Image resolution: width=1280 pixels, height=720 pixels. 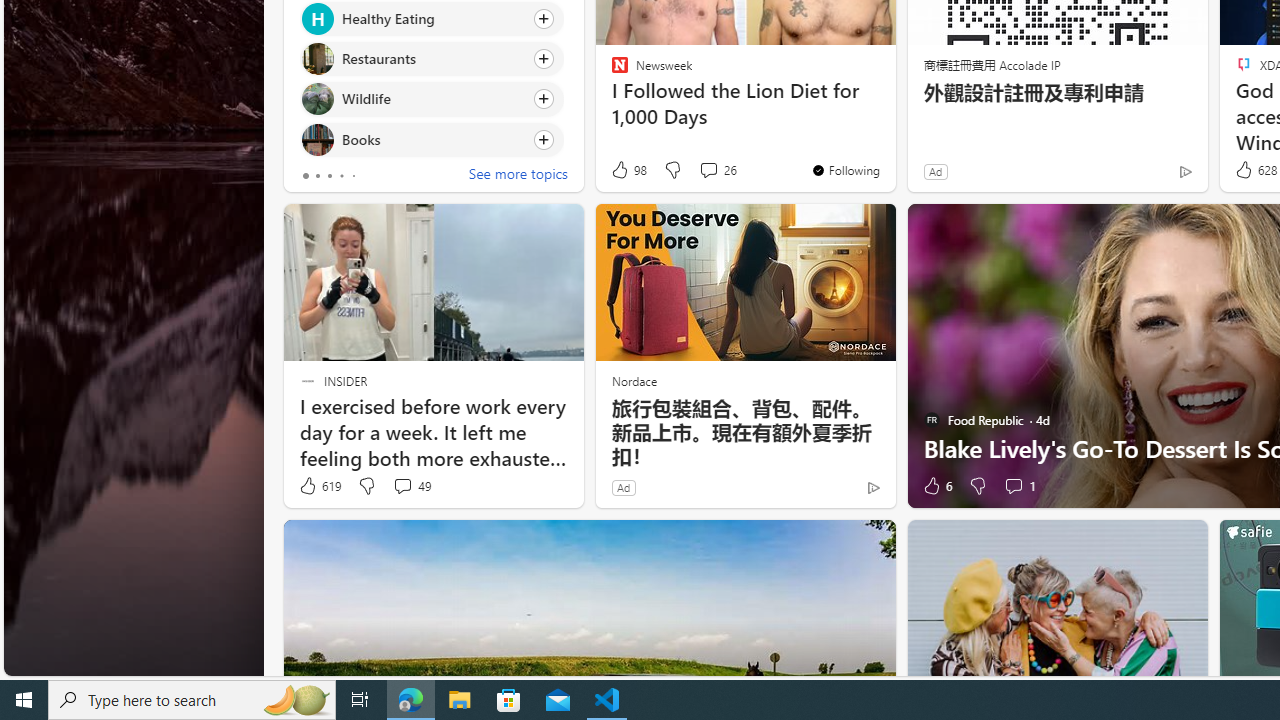 I want to click on 'View comments 1 Comment', so click(x=1013, y=486).